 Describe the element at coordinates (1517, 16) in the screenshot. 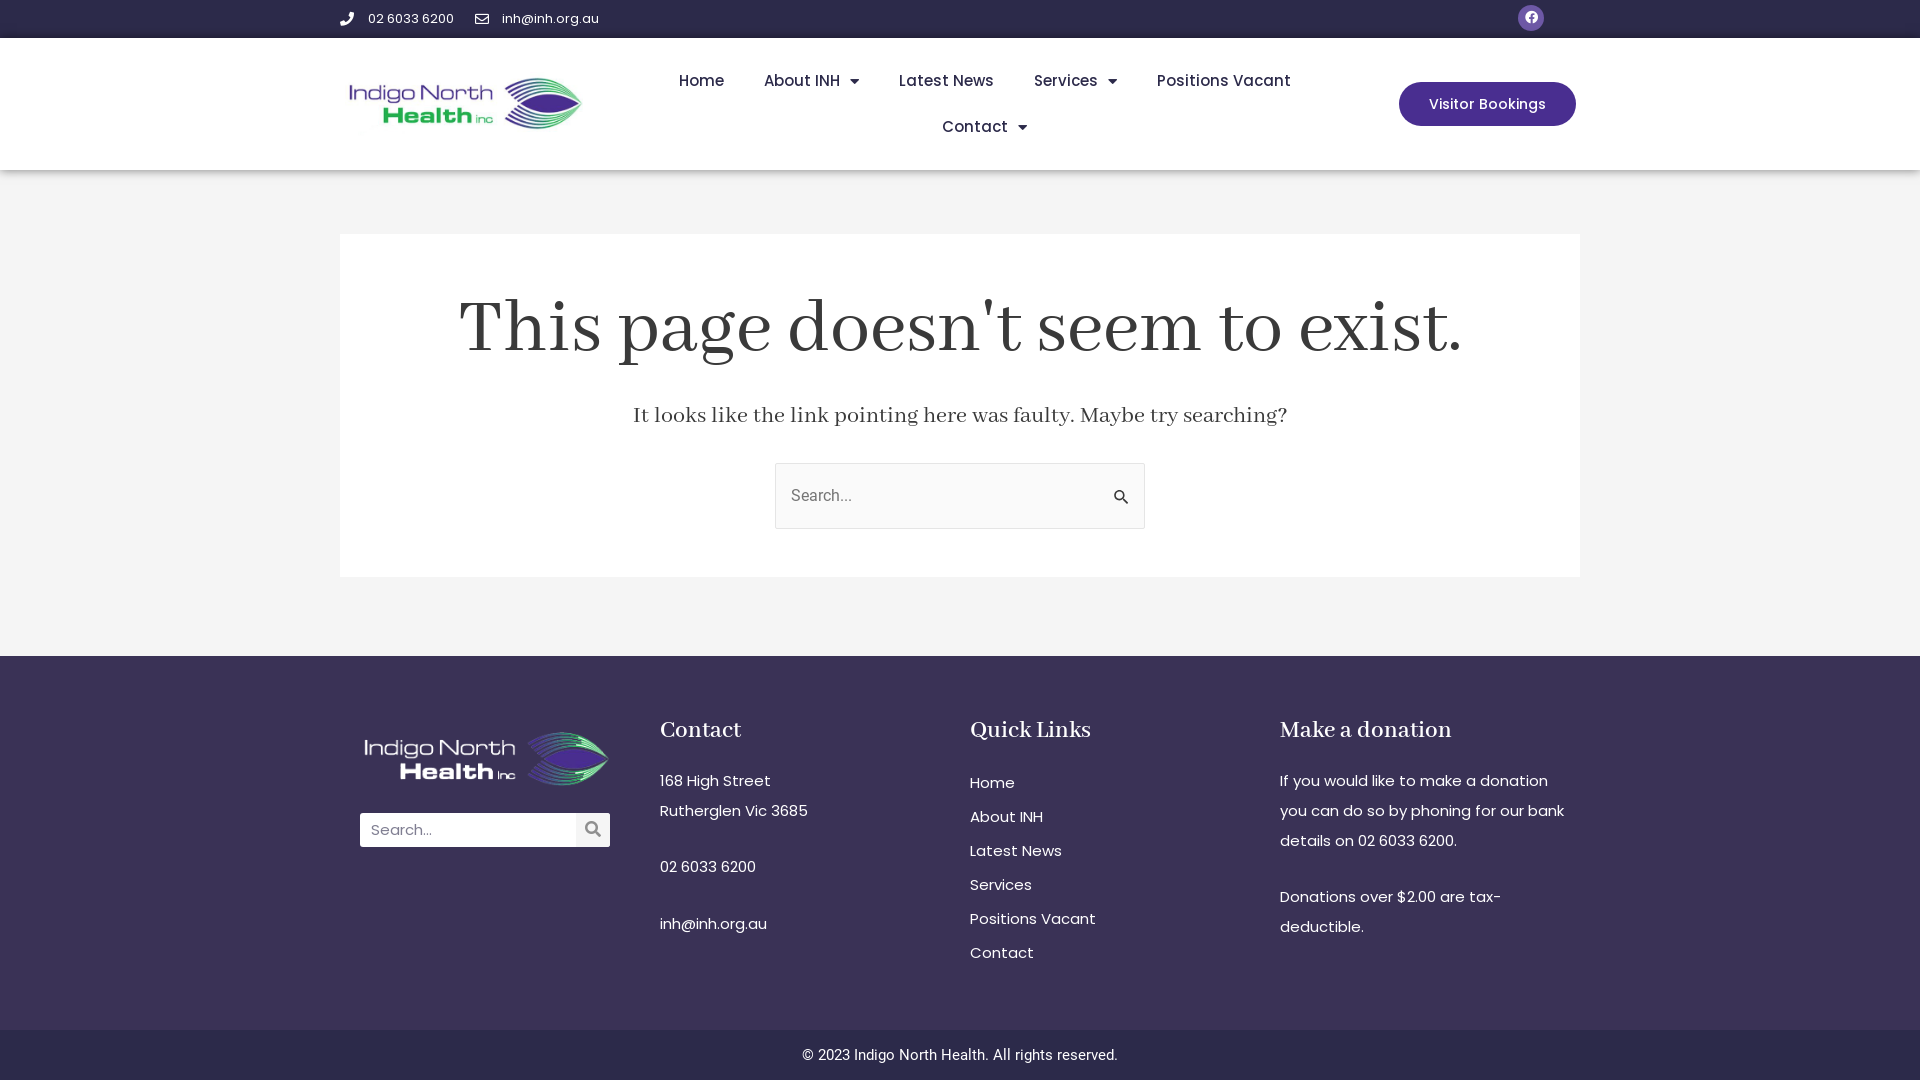

I see `'Facebook'` at that location.